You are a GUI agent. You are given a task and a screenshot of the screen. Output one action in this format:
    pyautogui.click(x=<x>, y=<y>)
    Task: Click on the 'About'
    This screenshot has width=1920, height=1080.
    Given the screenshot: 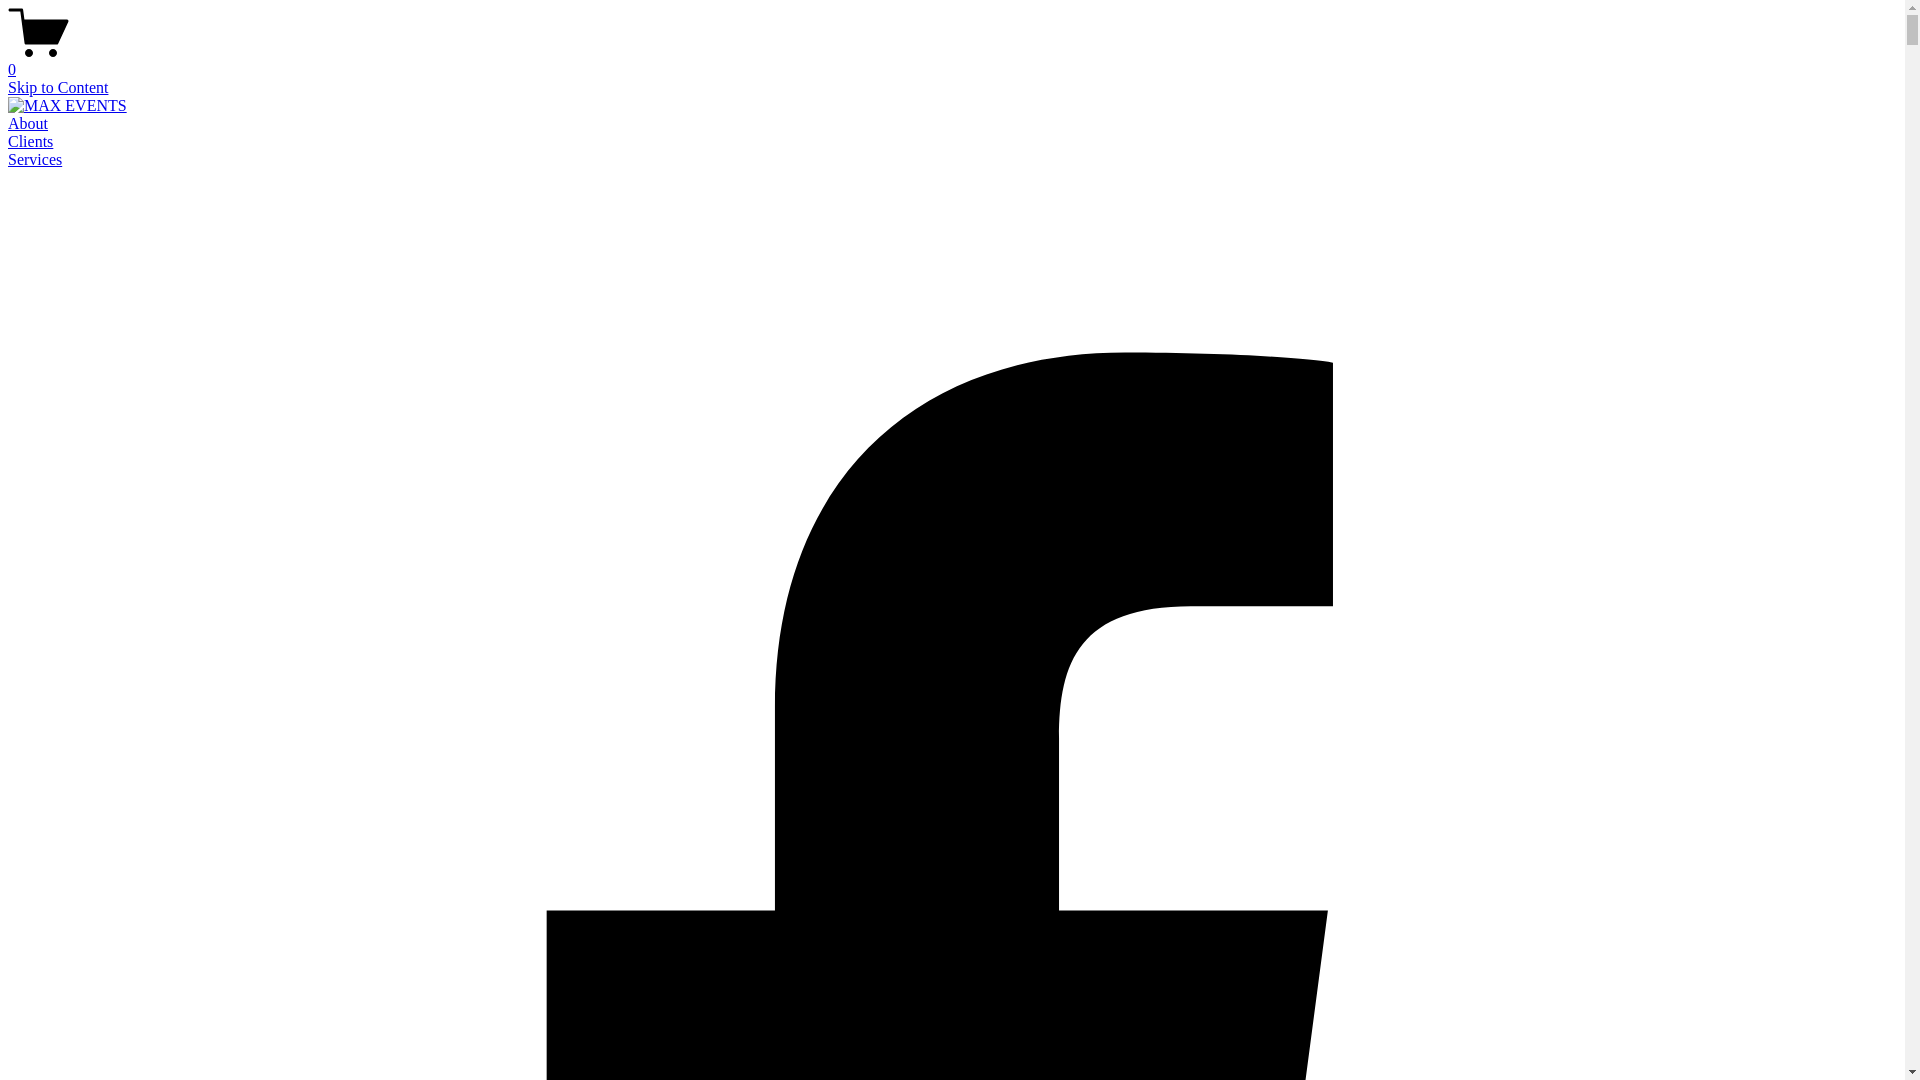 What is the action you would take?
    pyautogui.click(x=8, y=123)
    